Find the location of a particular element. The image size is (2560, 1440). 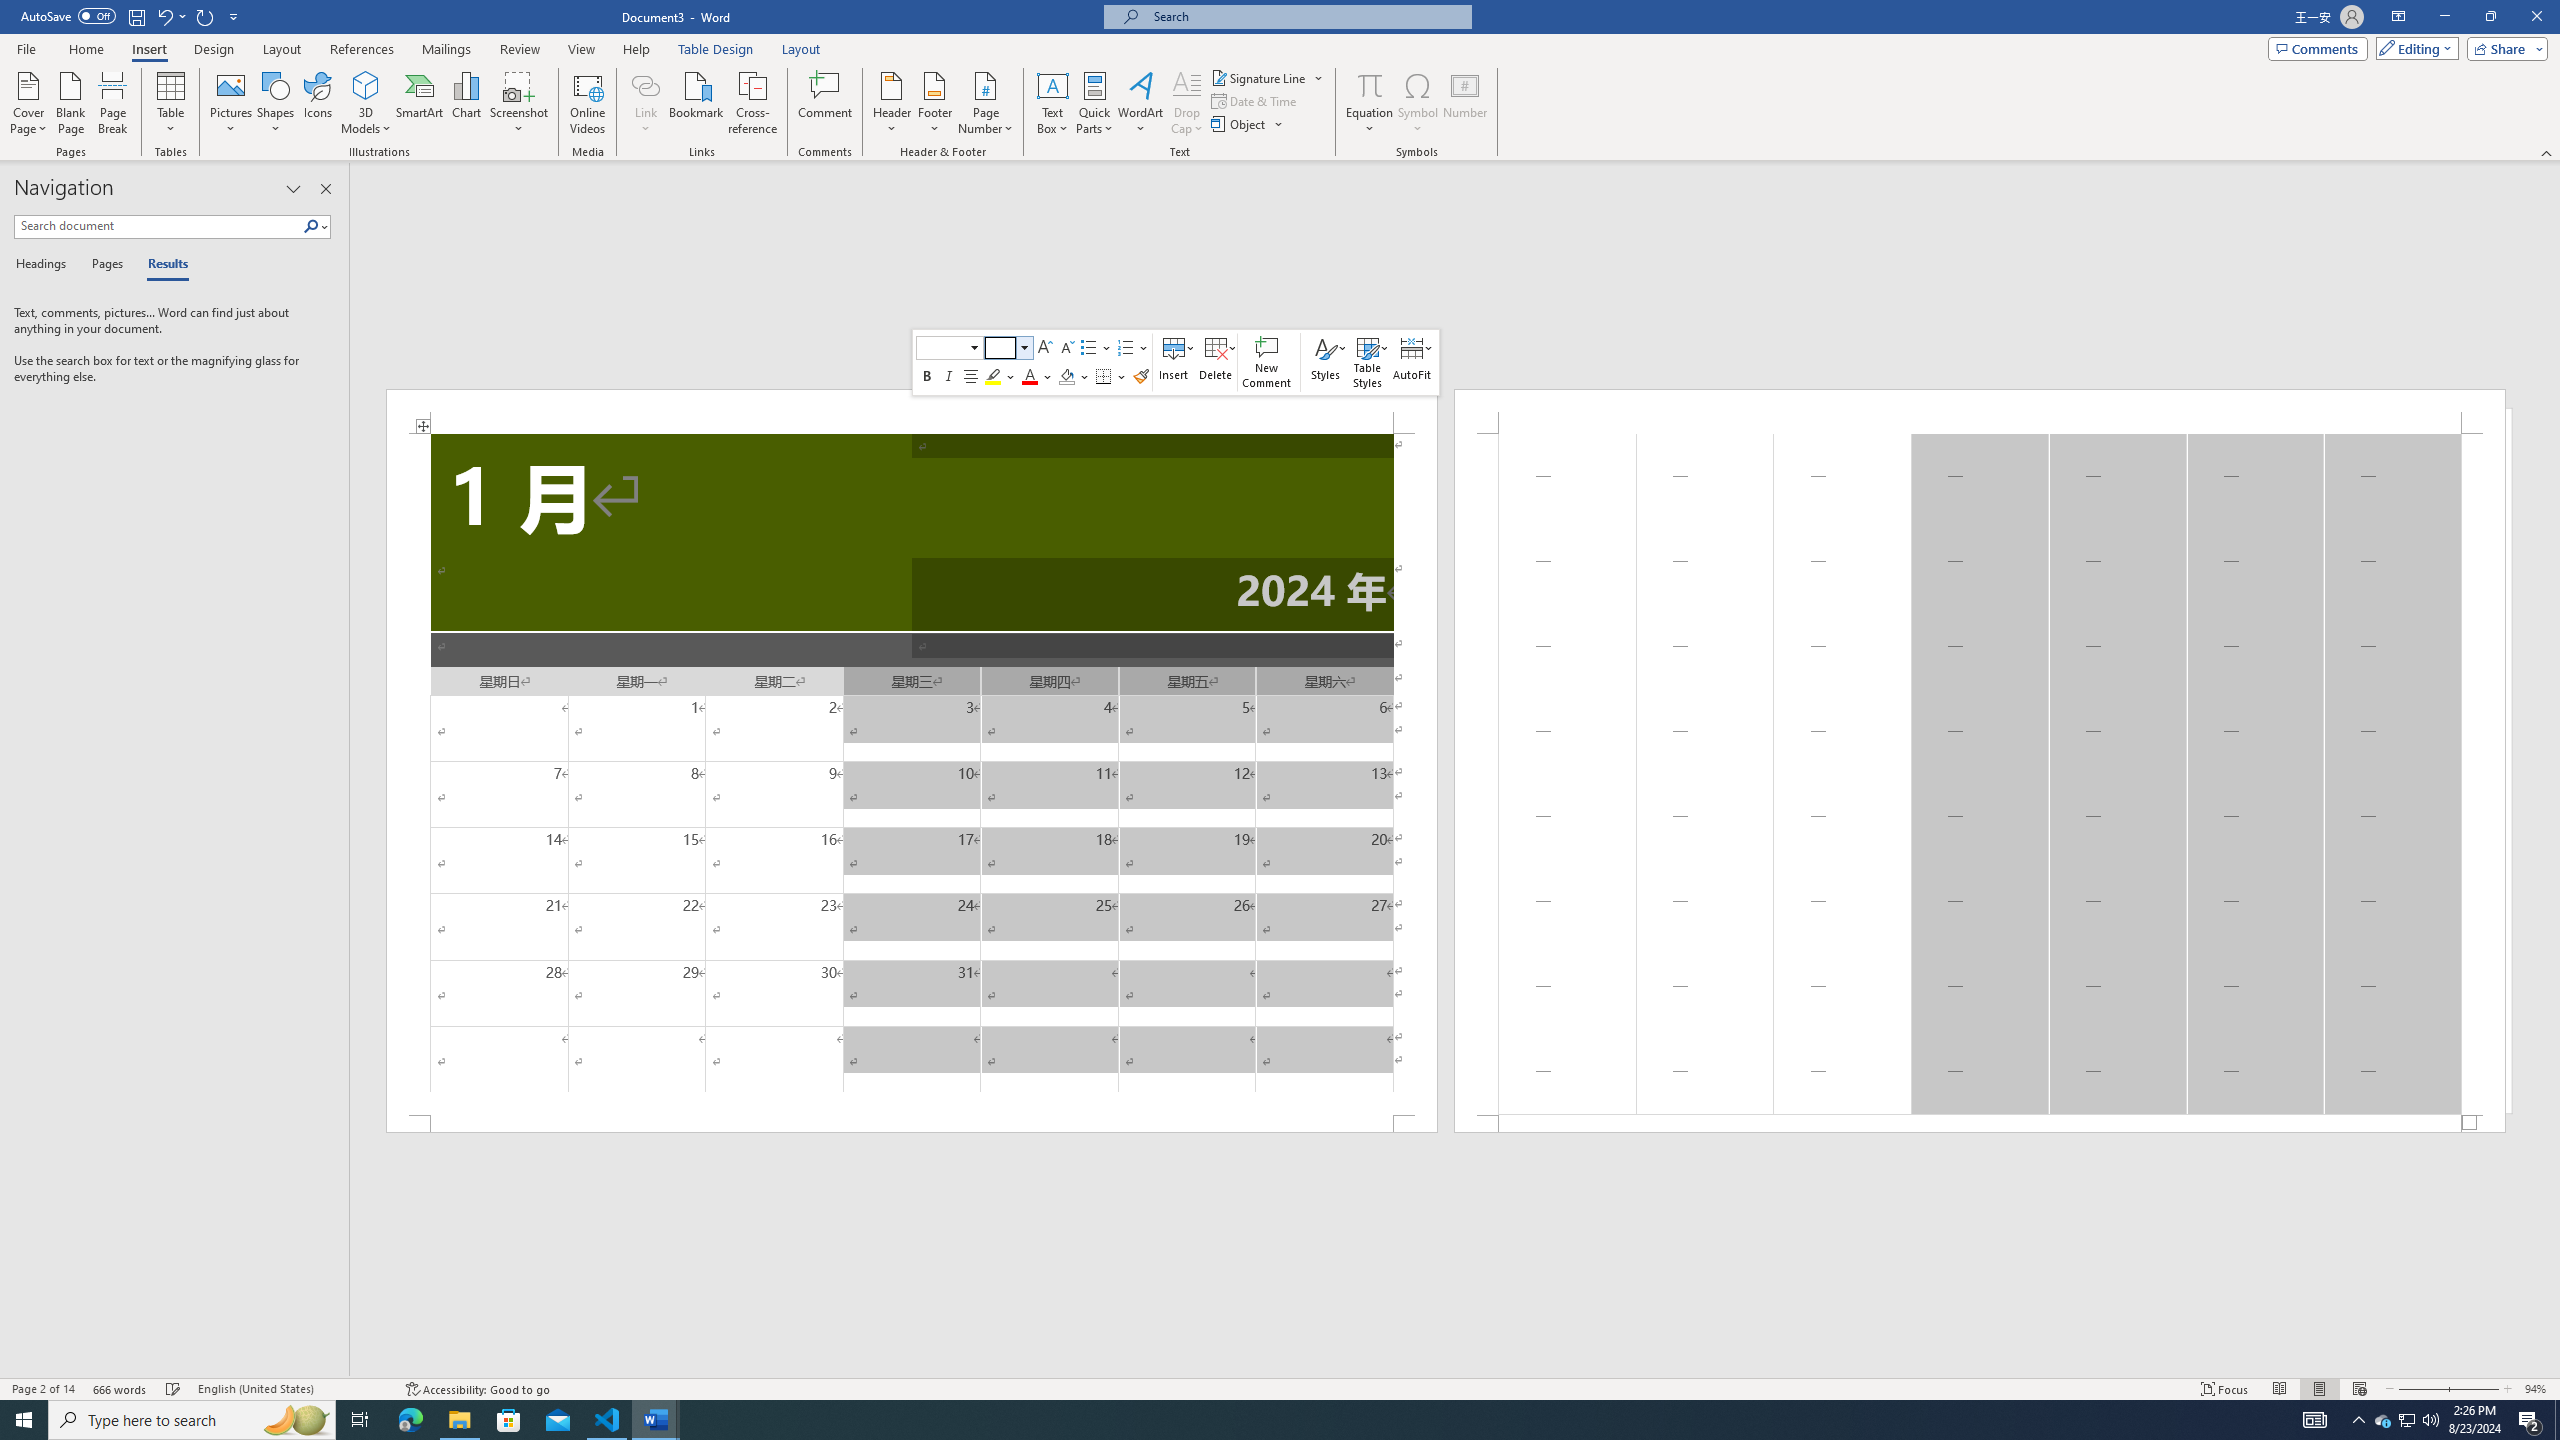

'Drop Cap' is located at coordinates (1186, 103).